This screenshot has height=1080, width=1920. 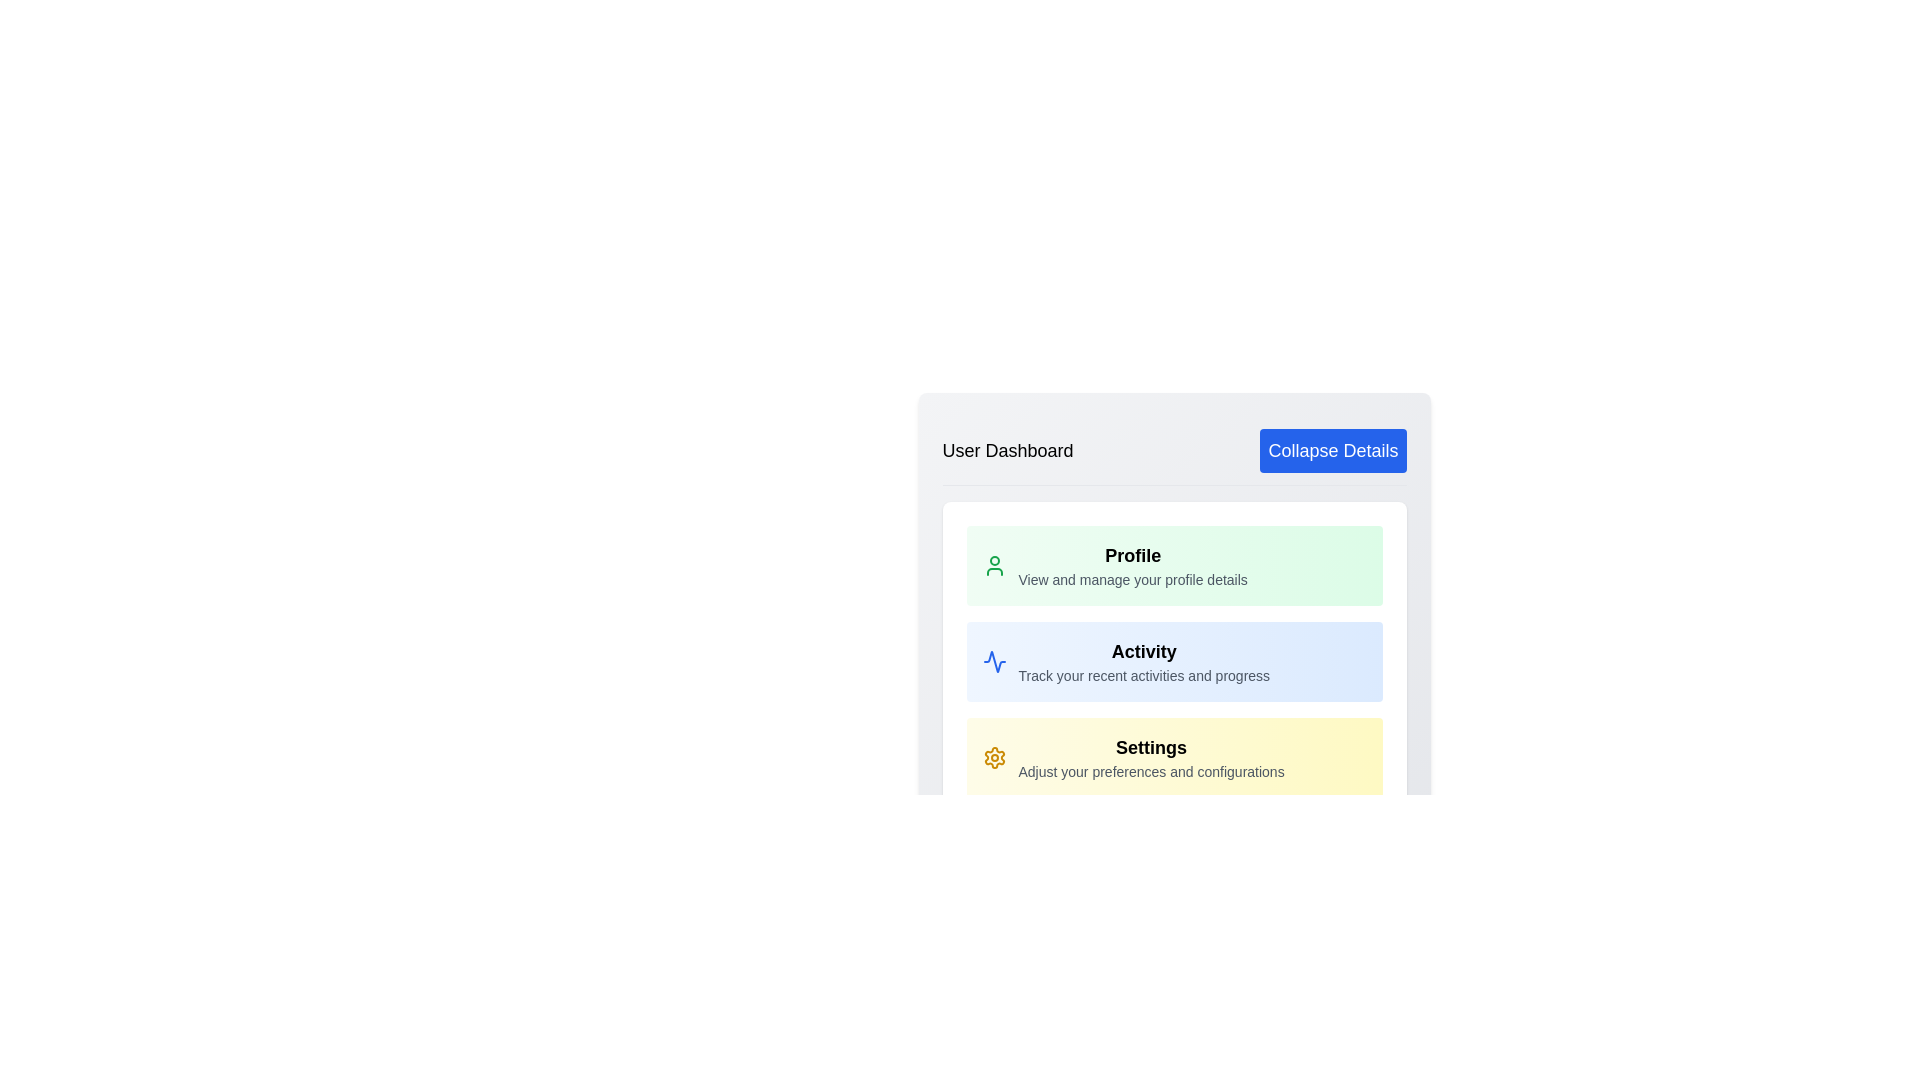 I want to click on the 'Settings' title text label located at the top of the 'Settings' section, so click(x=1151, y=748).